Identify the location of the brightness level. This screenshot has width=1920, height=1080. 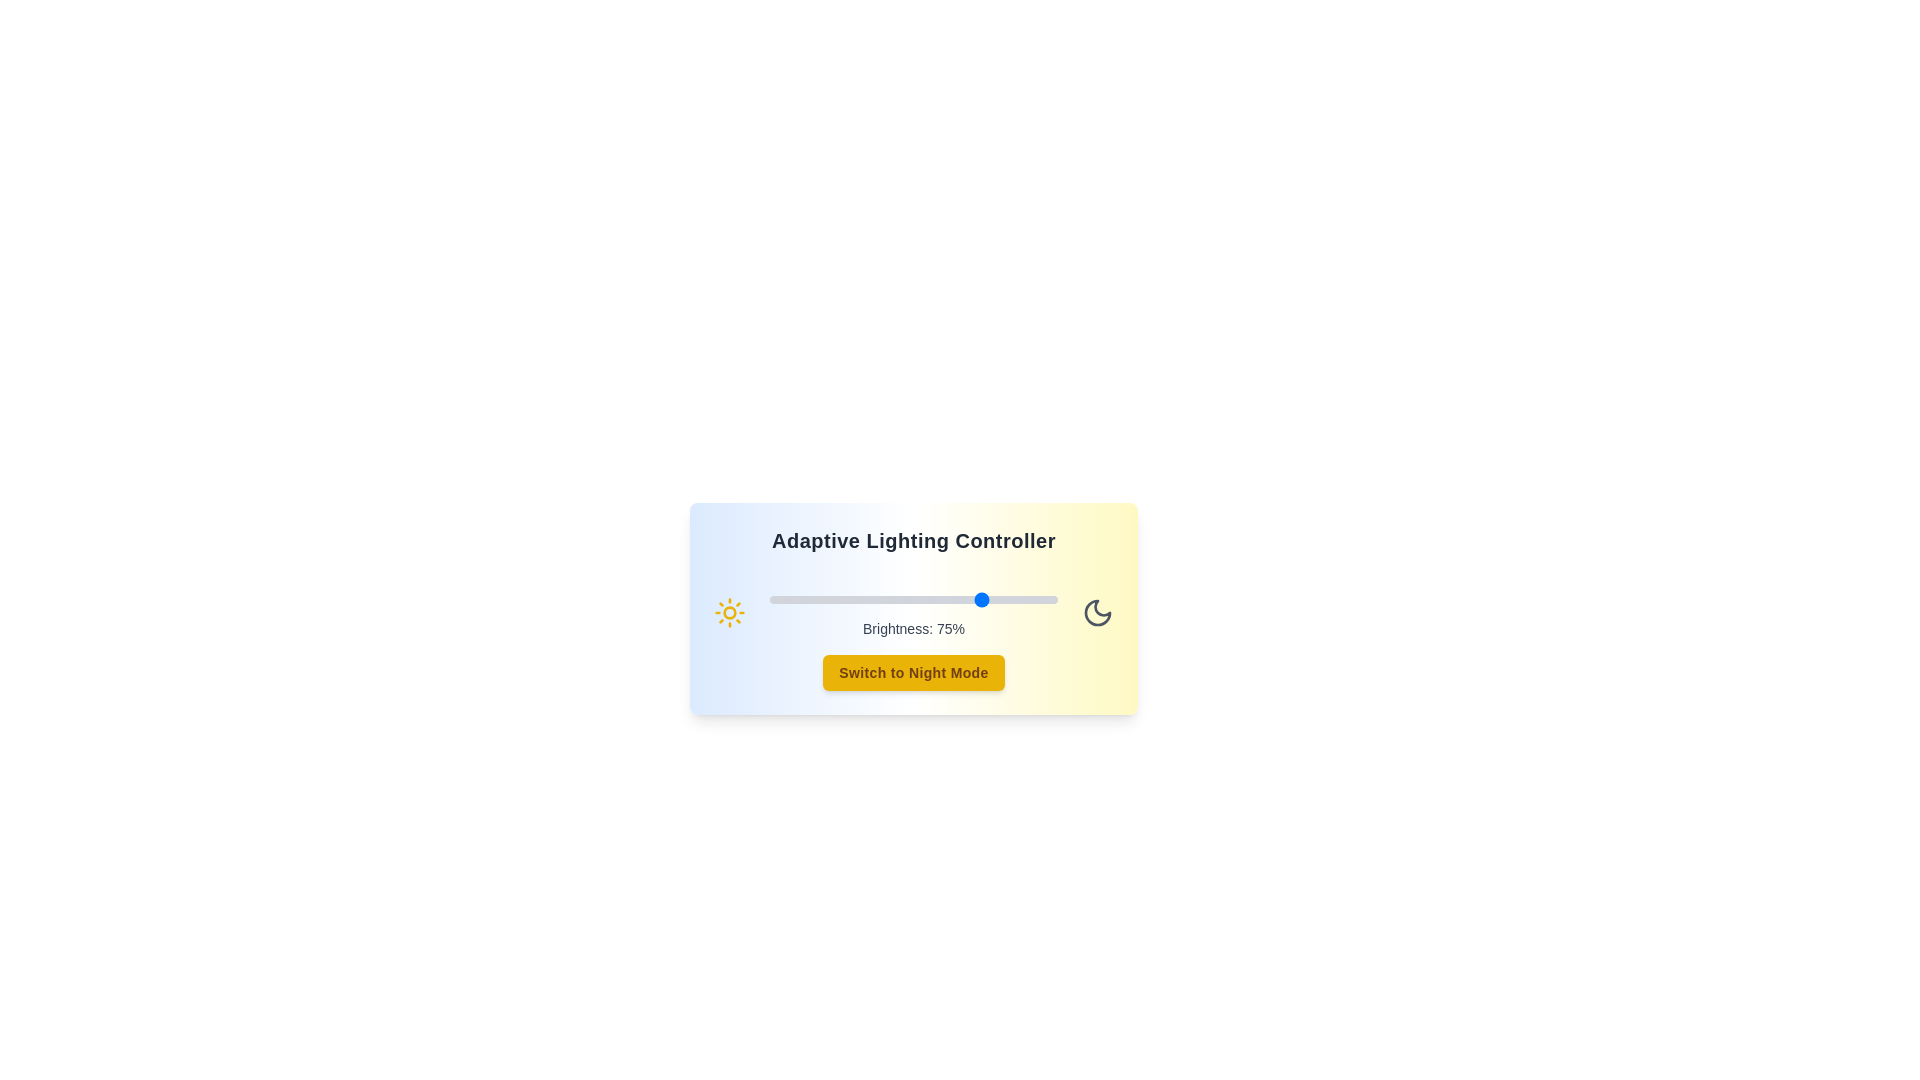
(953, 599).